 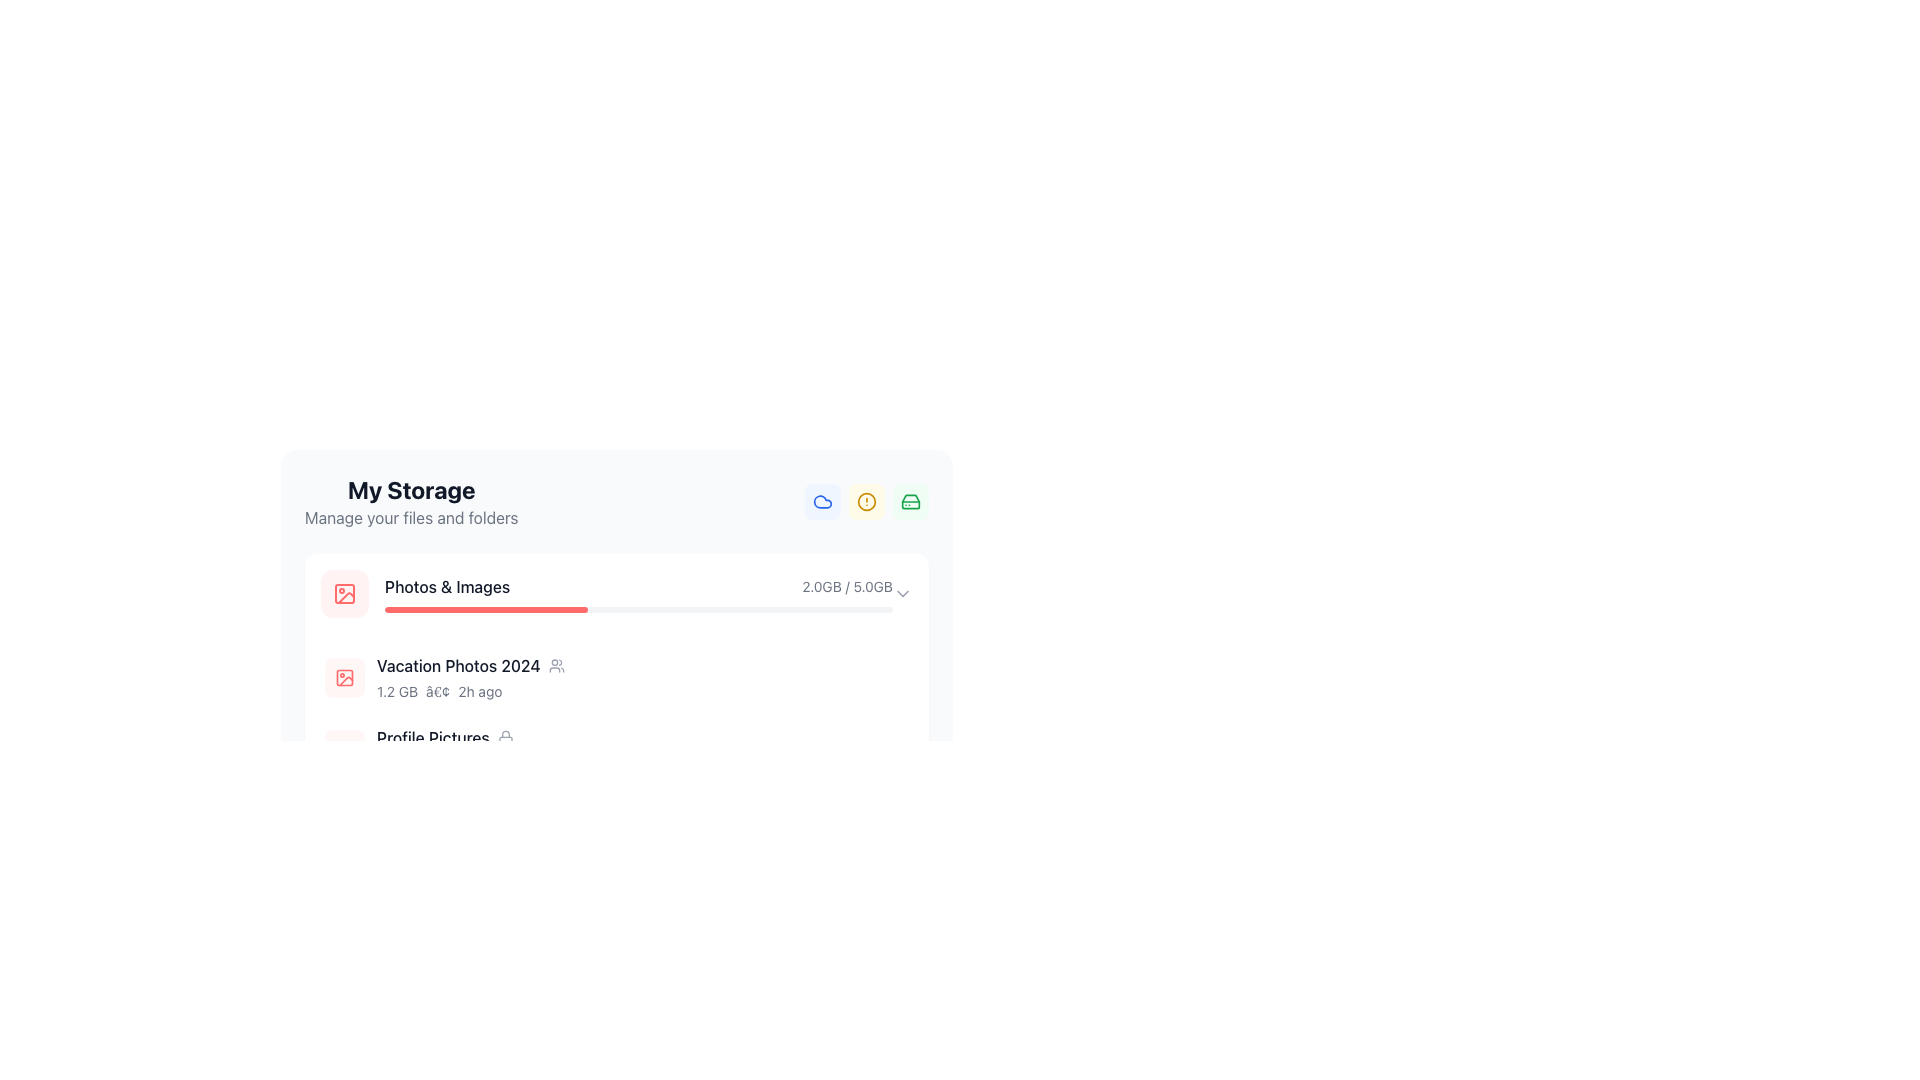 What do you see at coordinates (437, 690) in the screenshot?
I see `the visual separator bullet point located between '1.2 GB' and '2h ago' in the section under 'Vacation Photos 2024'` at bounding box center [437, 690].